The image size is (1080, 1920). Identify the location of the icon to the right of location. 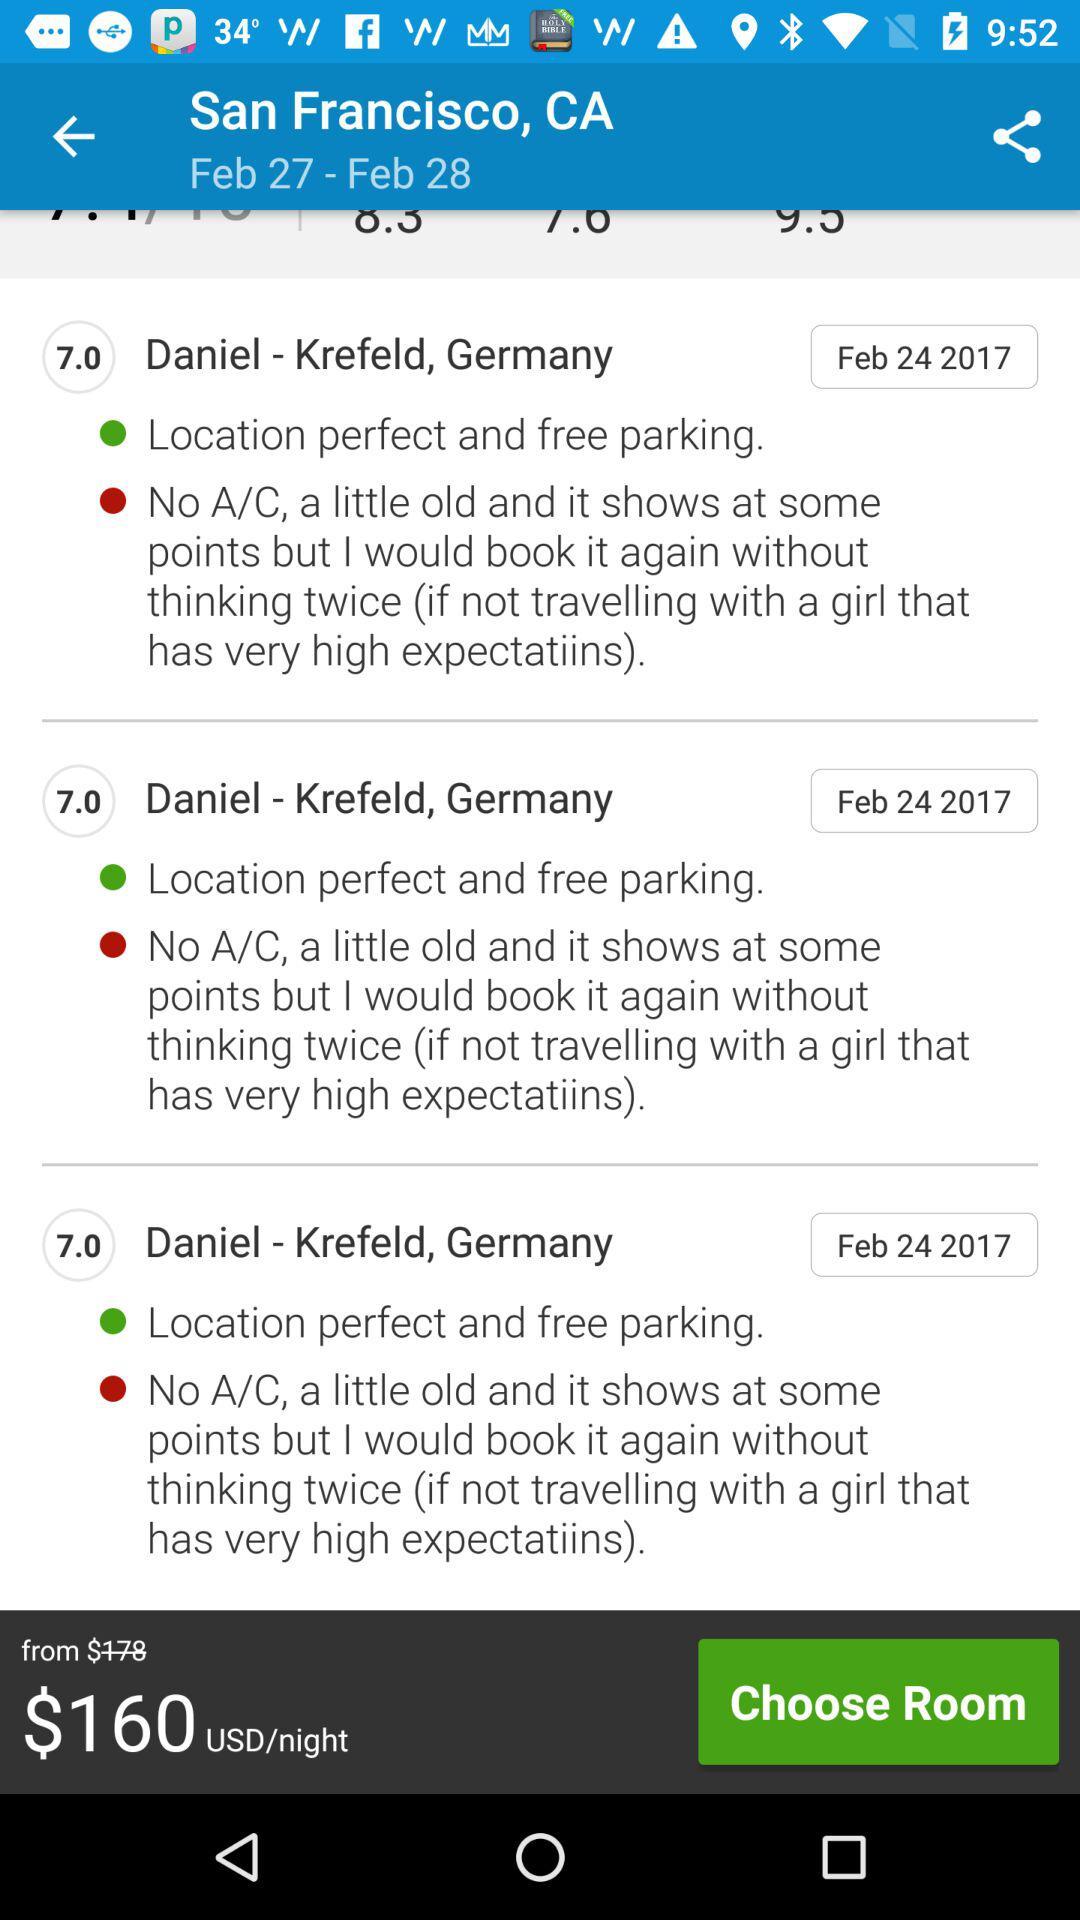
(1017, 135).